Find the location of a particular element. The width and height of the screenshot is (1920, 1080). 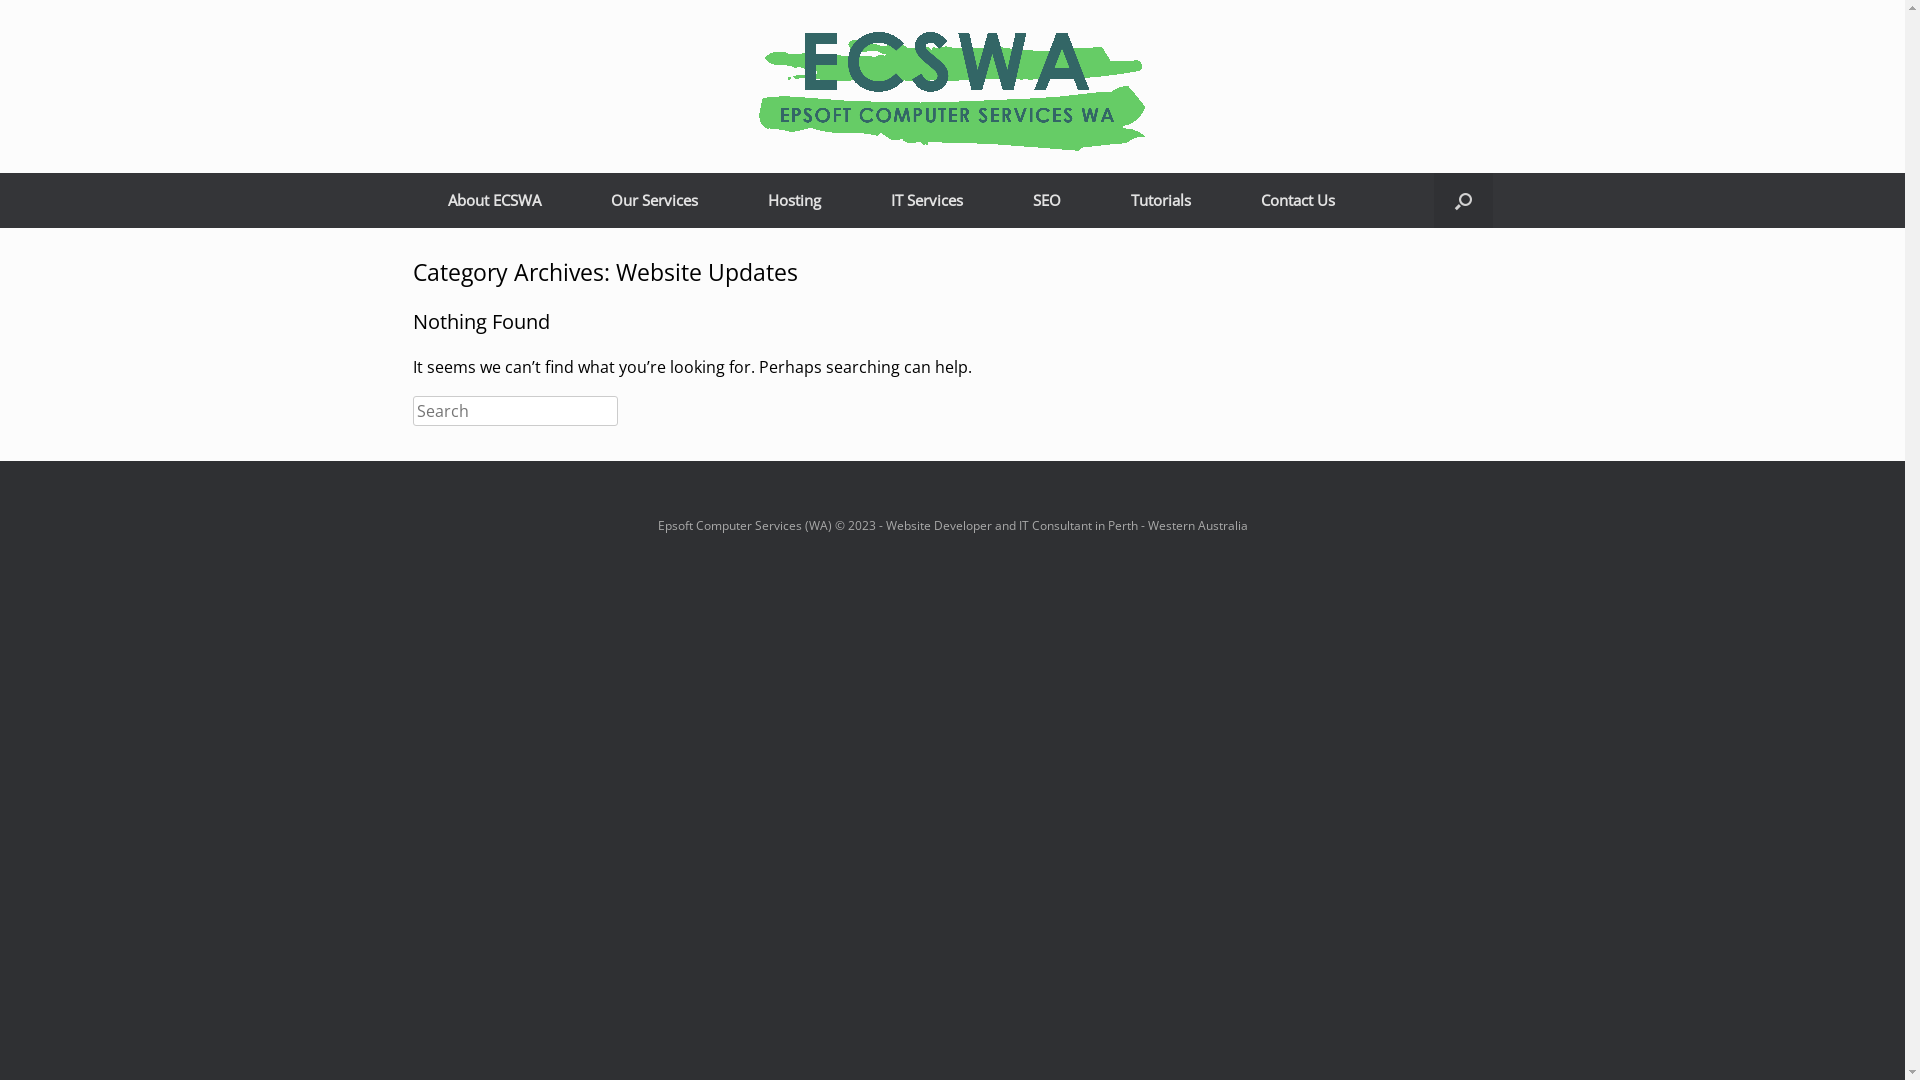

'IT Services' is located at coordinates (925, 200).